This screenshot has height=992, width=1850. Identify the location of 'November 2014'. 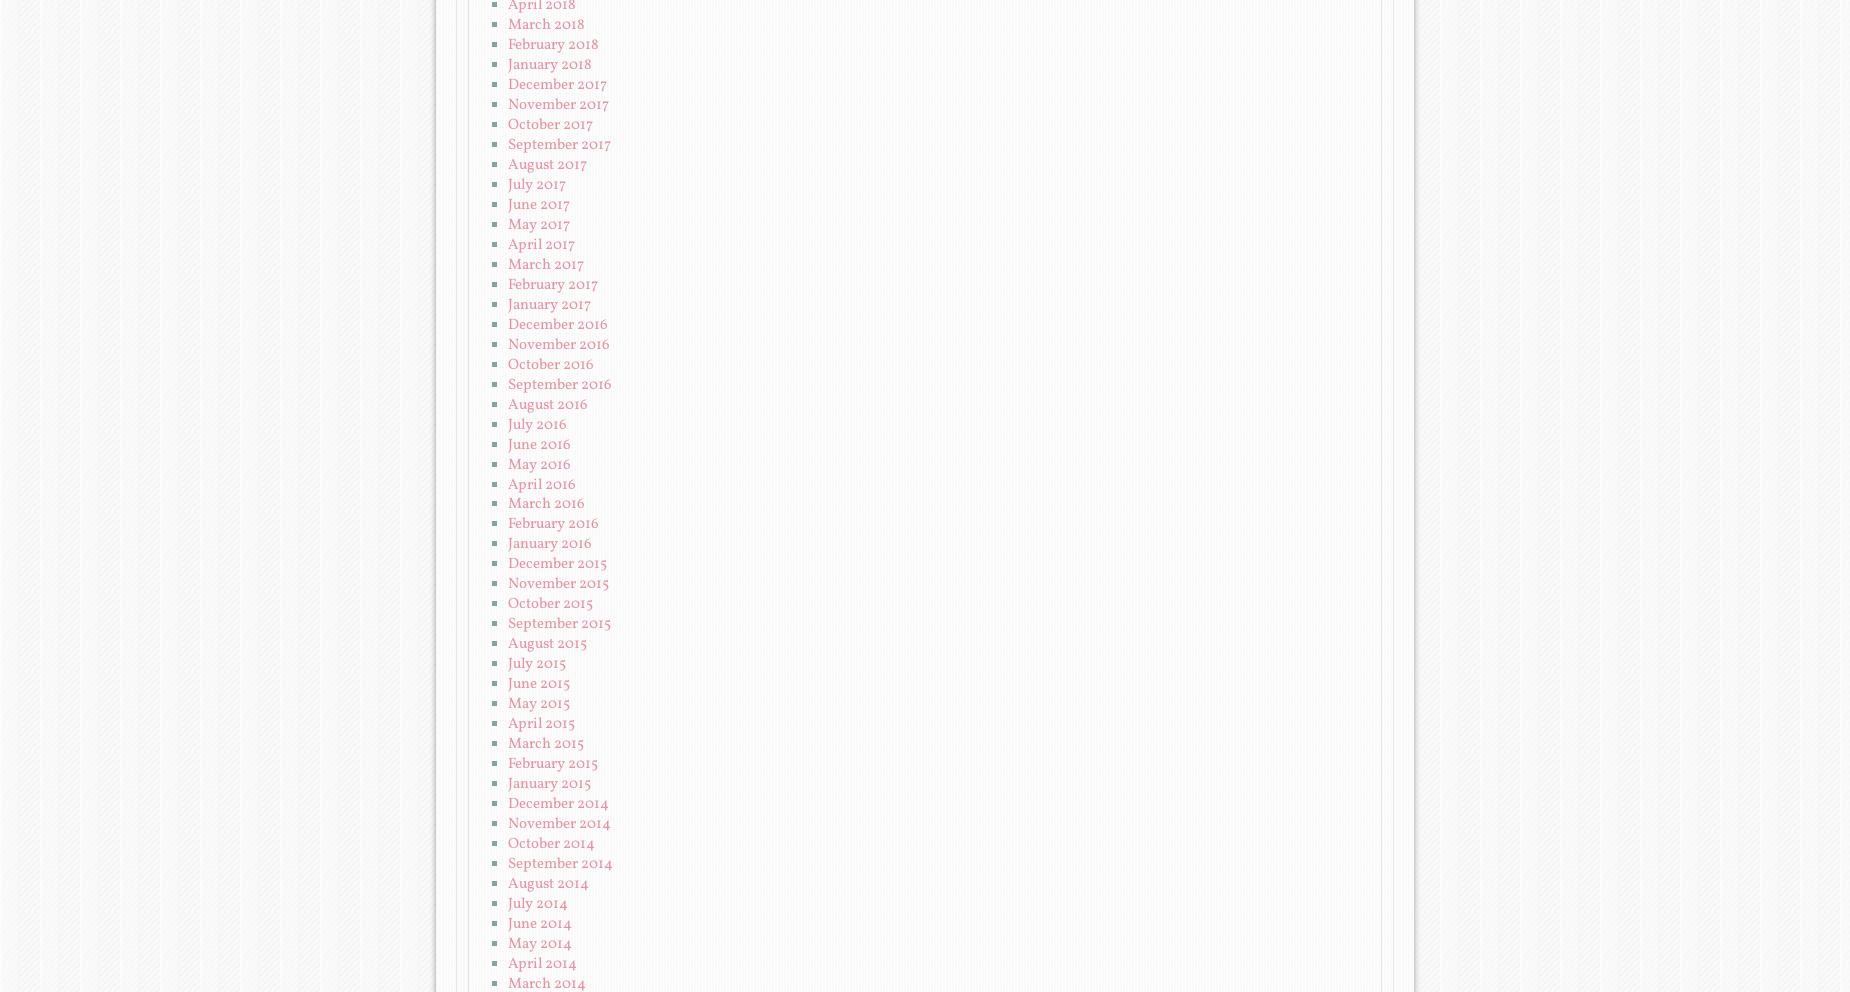
(508, 824).